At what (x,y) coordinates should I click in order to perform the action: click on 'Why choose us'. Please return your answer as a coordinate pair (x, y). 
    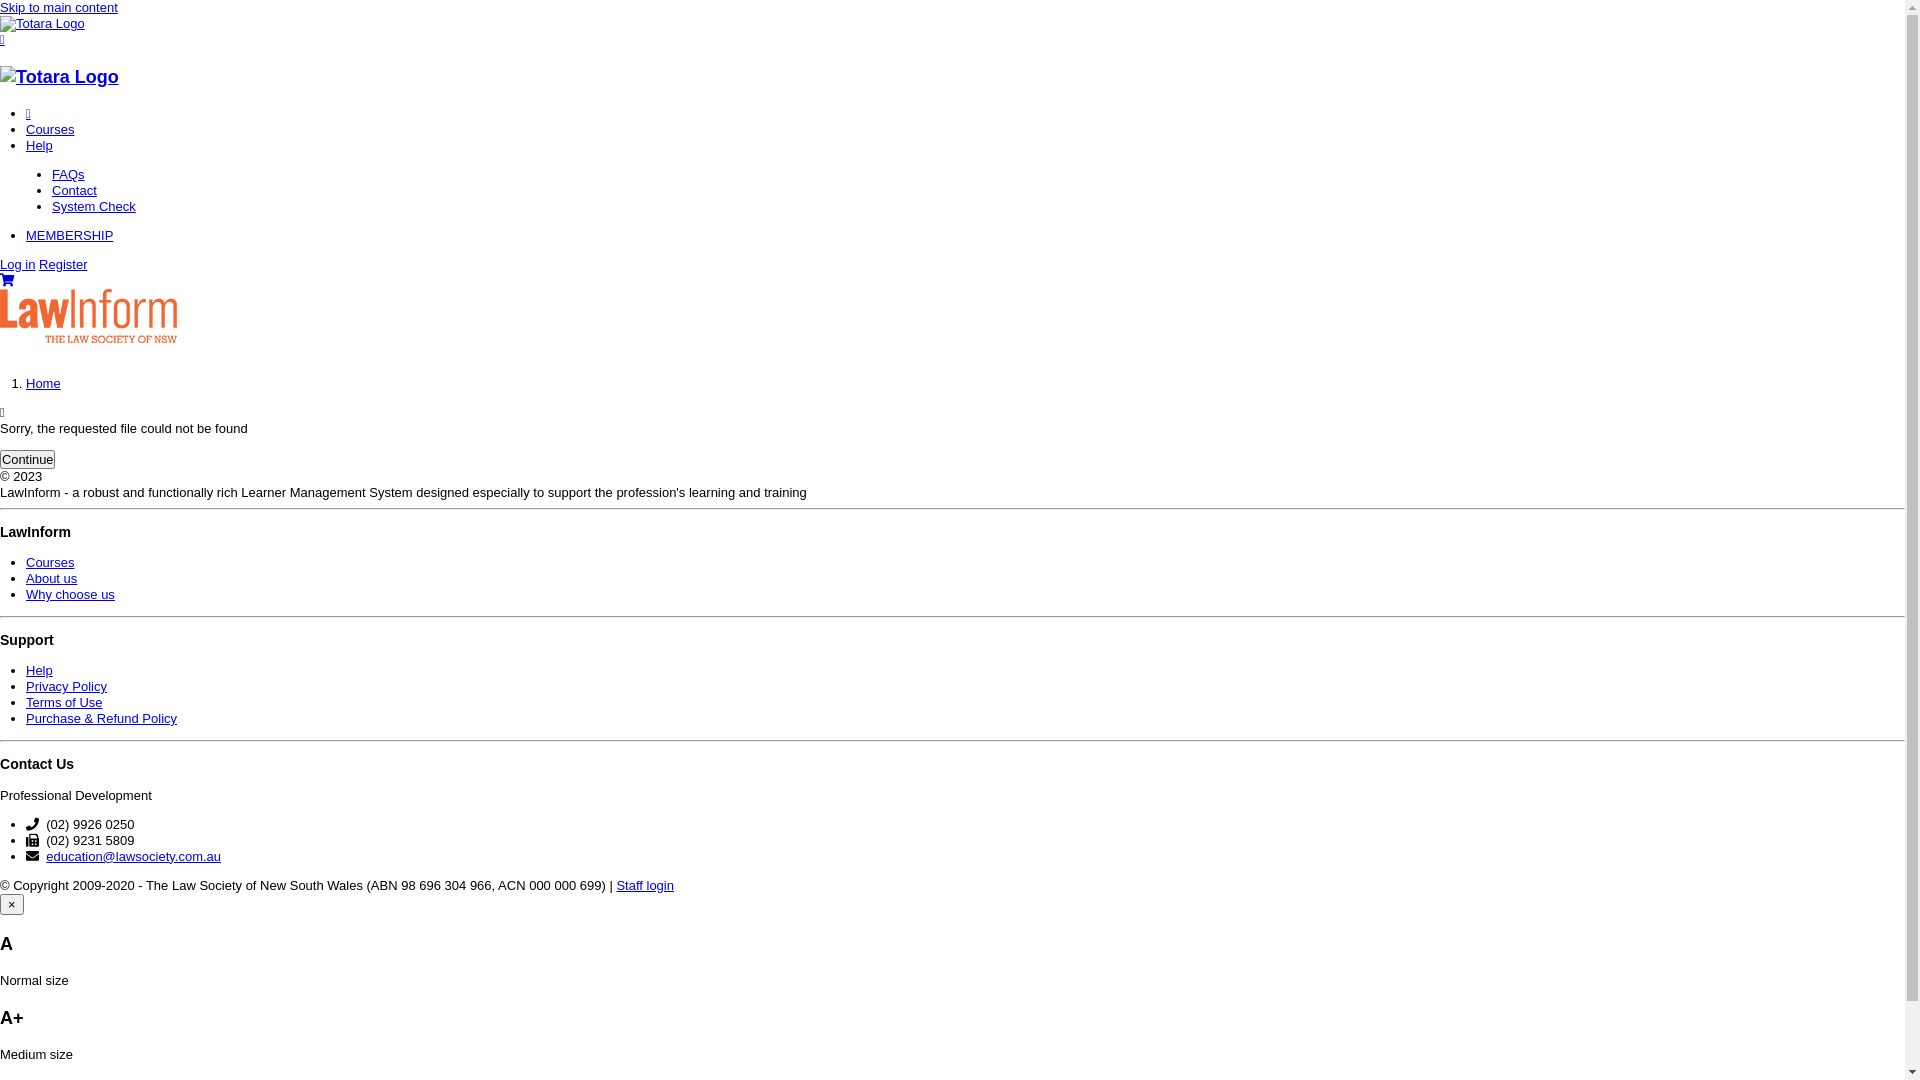
    Looking at the image, I should click on (70, 593).